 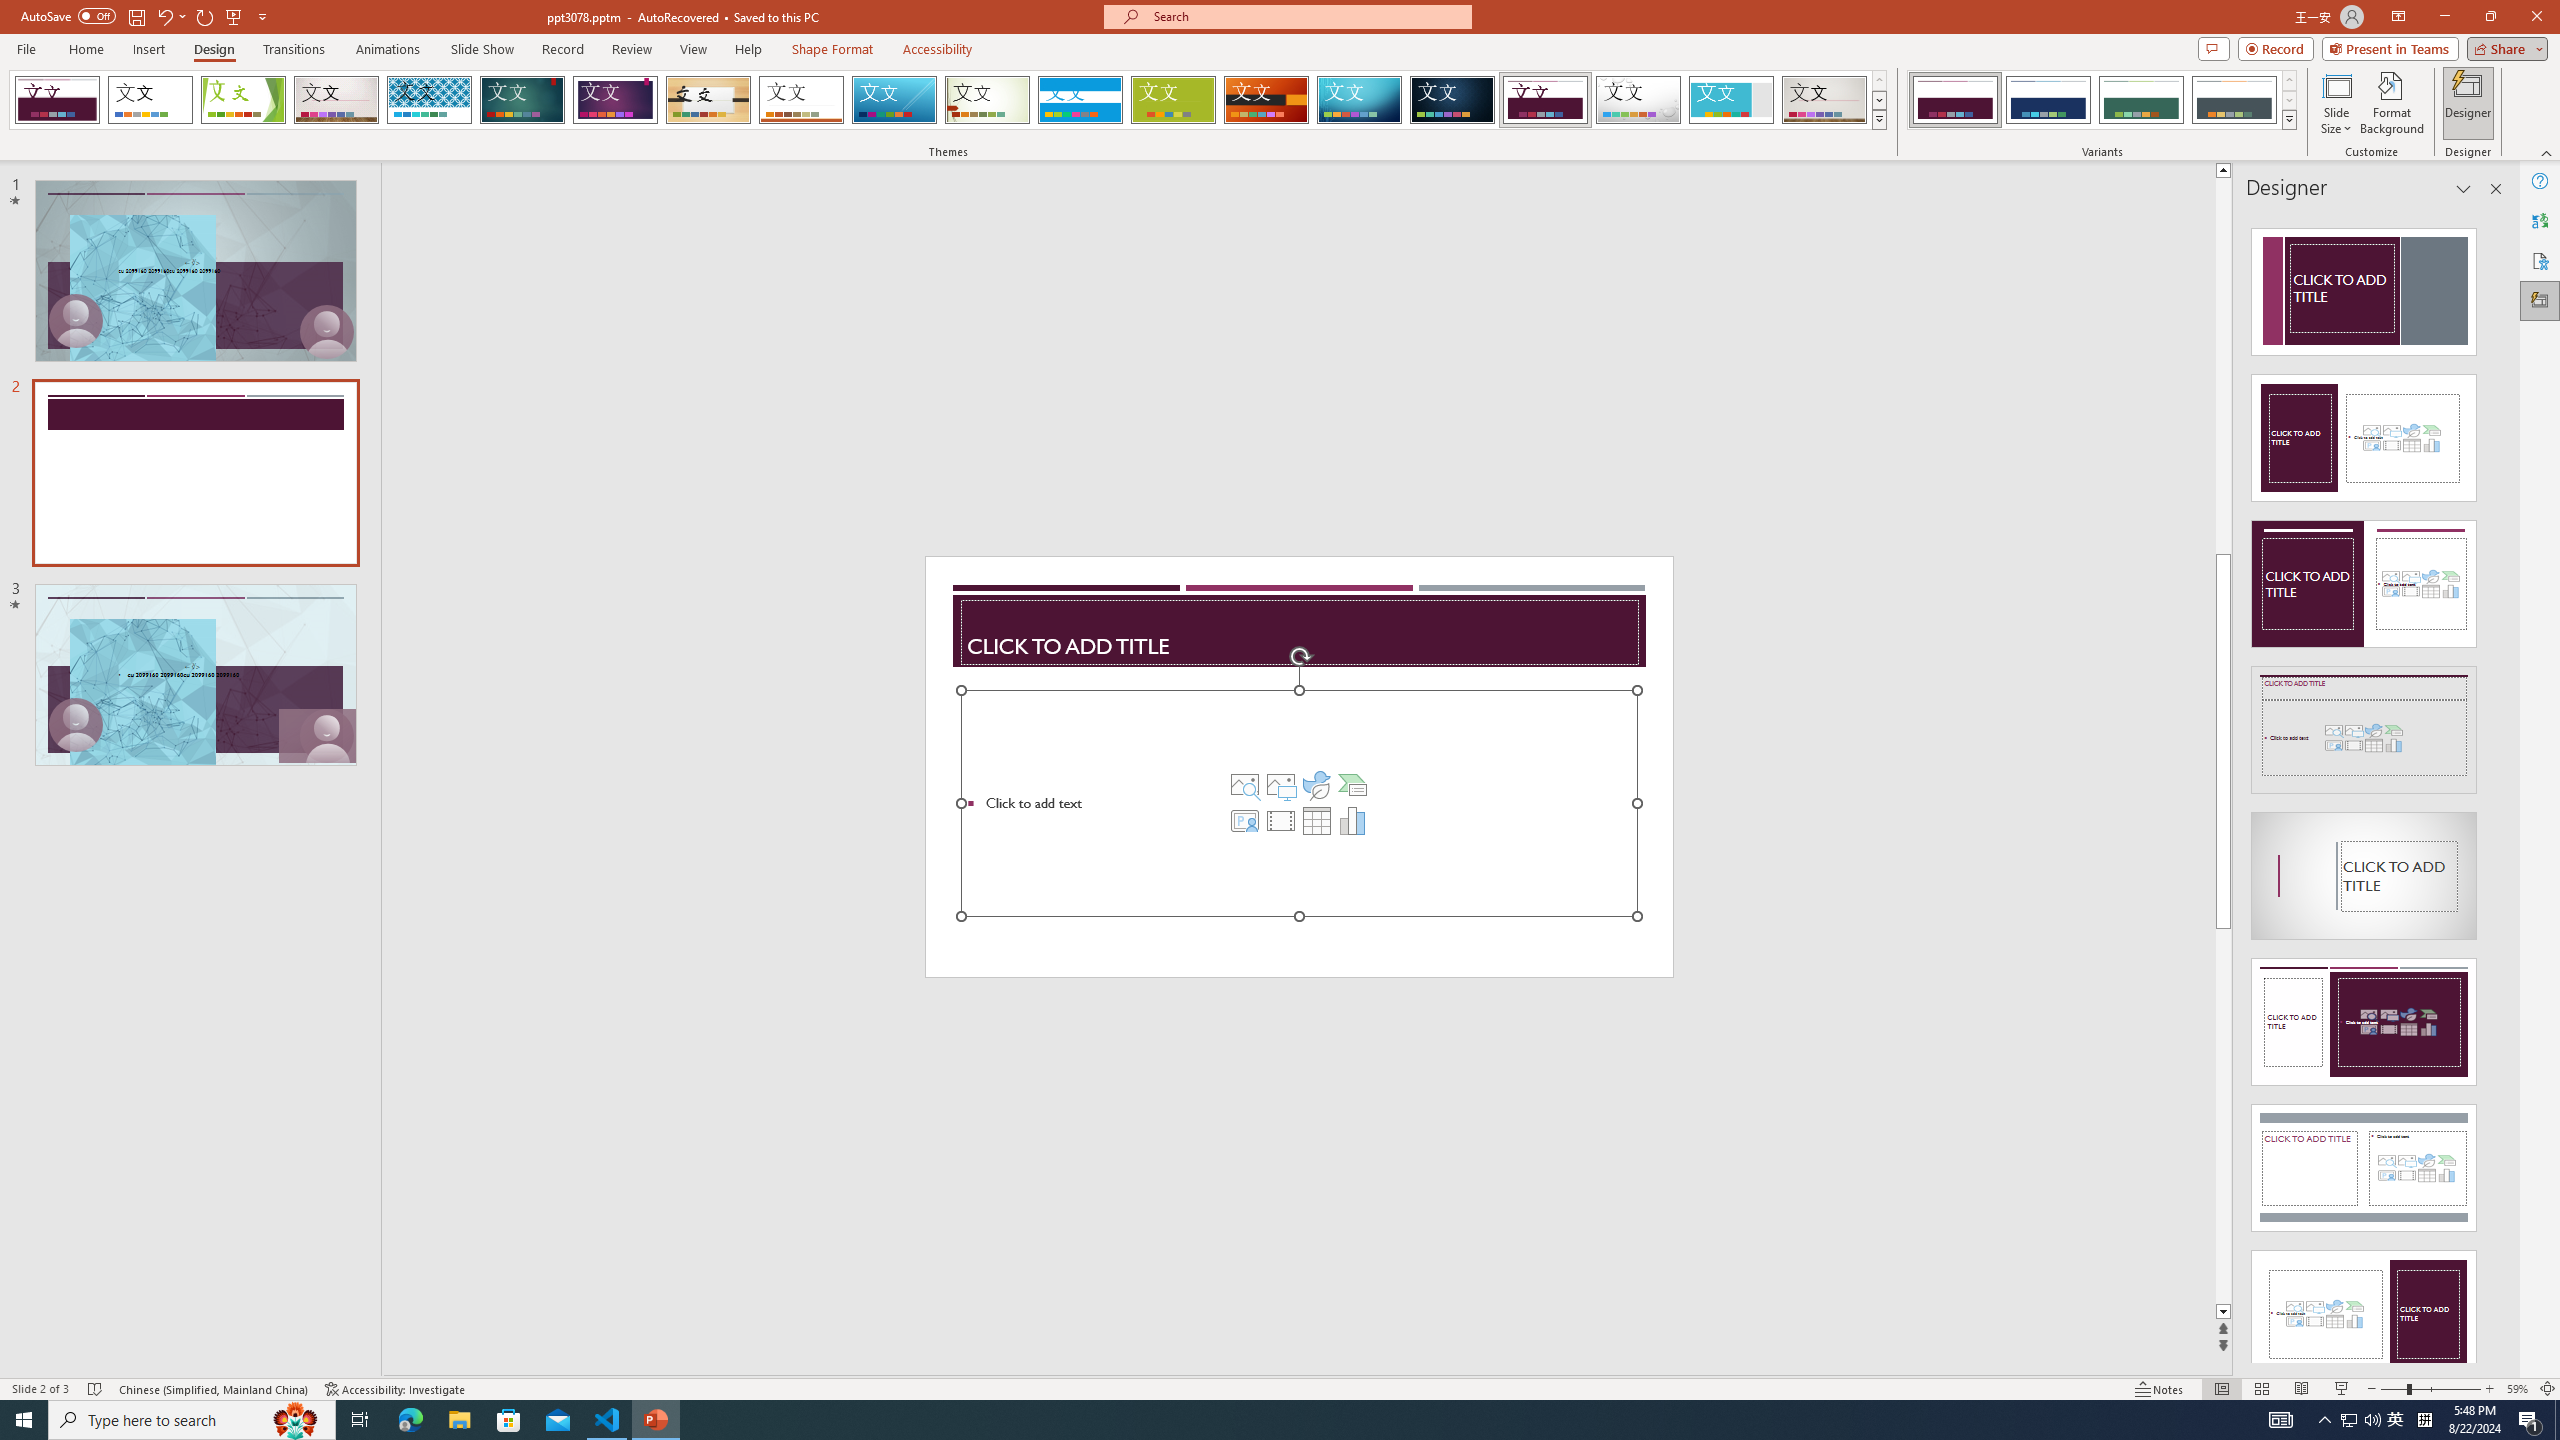 I want to click on 'Class: NetUIScrollBar', so click(x=2494, y=786).